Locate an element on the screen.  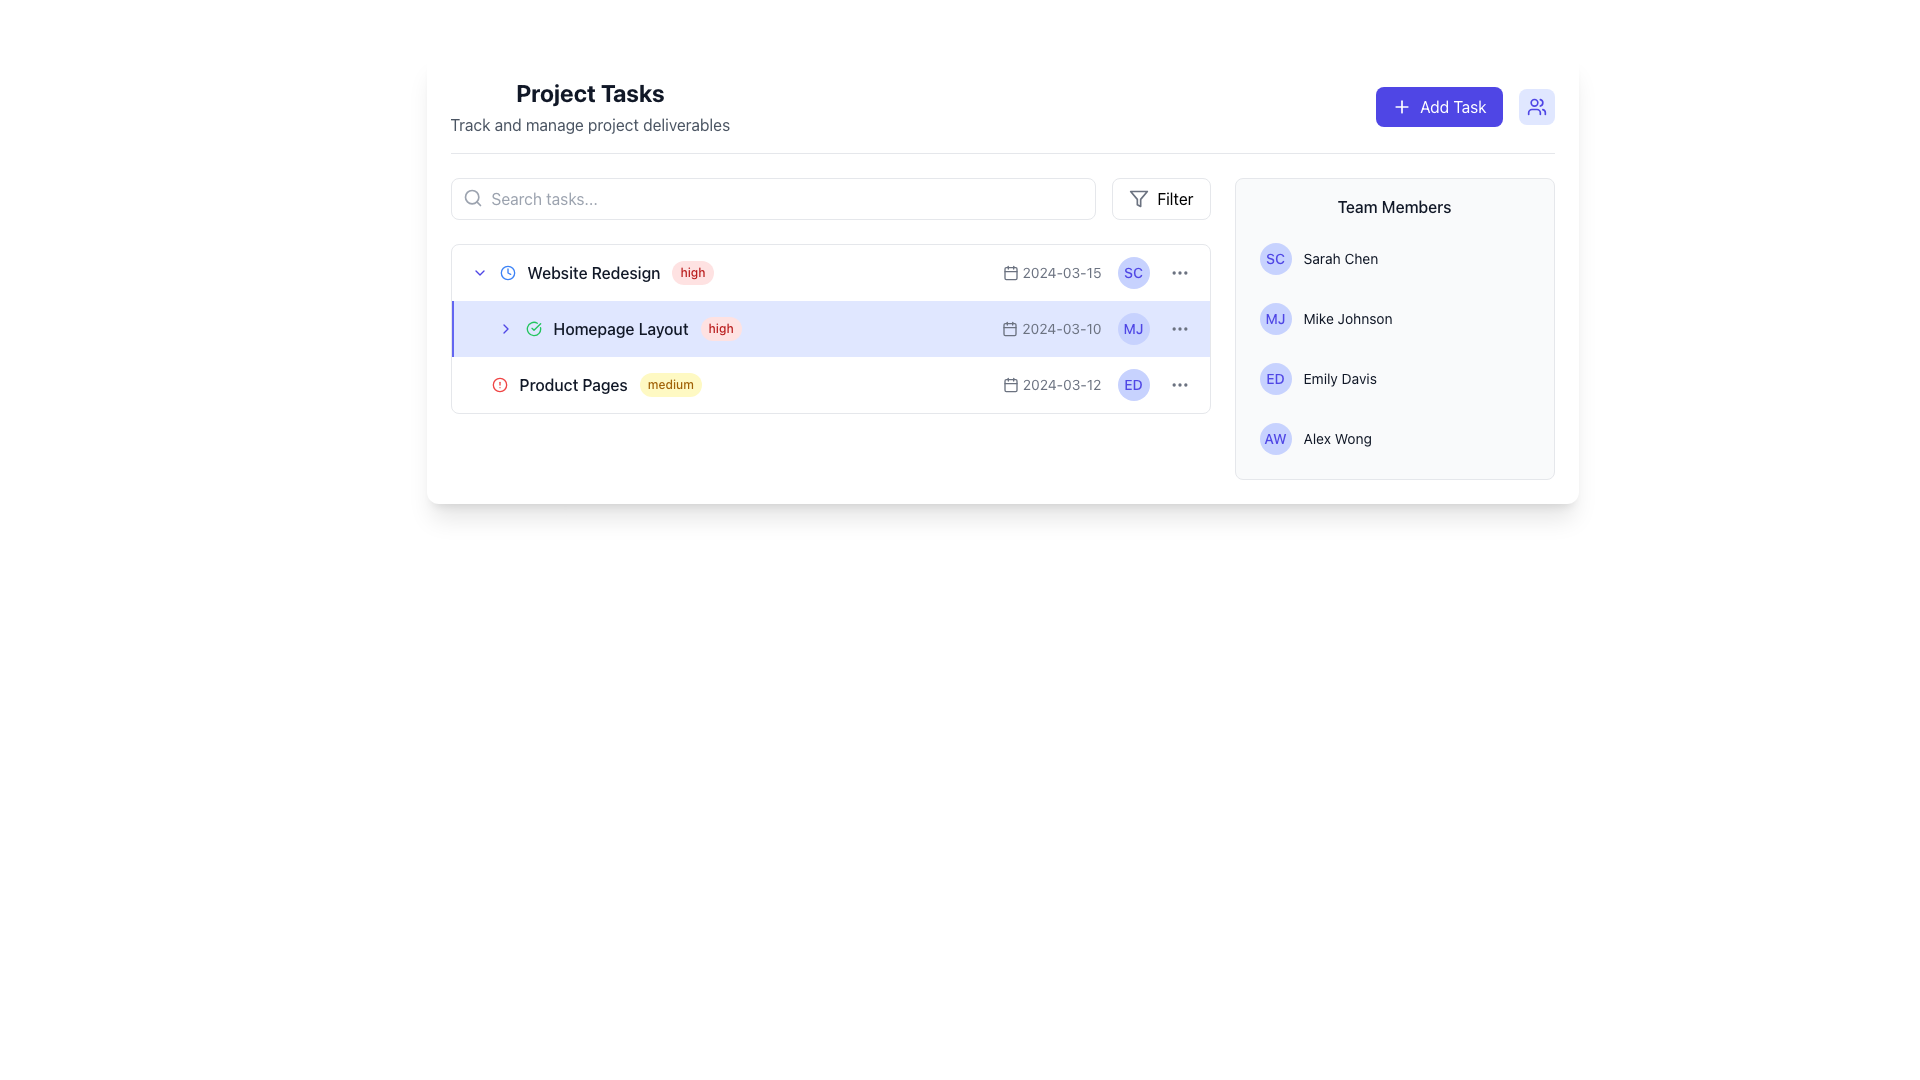
the button located in the row of the task 'Website Redesign' with a deadline of '2024-03-15', adjacent to the initials 'SC' is located at coordinates (1179, 273).